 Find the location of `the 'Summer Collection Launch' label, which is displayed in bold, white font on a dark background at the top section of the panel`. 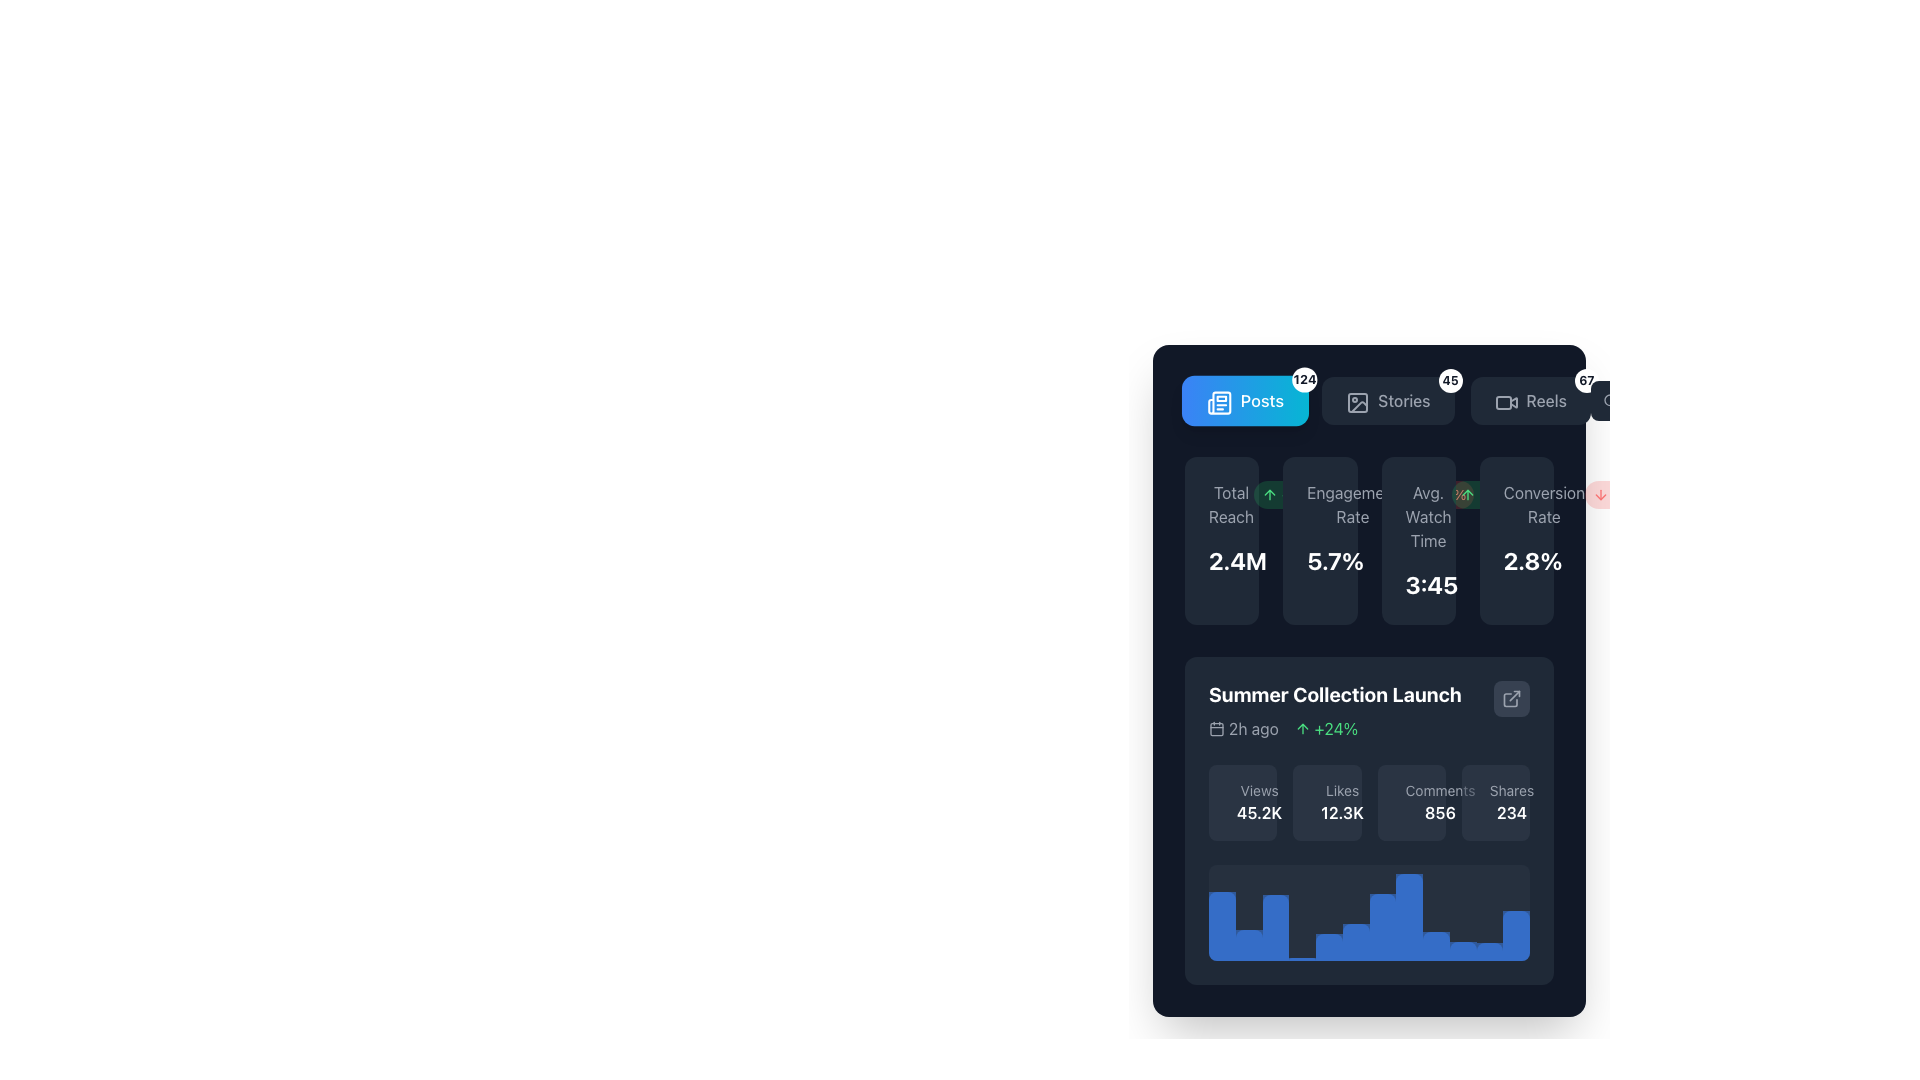

the 'Summer Collection Launch' label, which is displayed in bold, white font on a dark background at the top section of the panel is located at coordinates (1335, 693).